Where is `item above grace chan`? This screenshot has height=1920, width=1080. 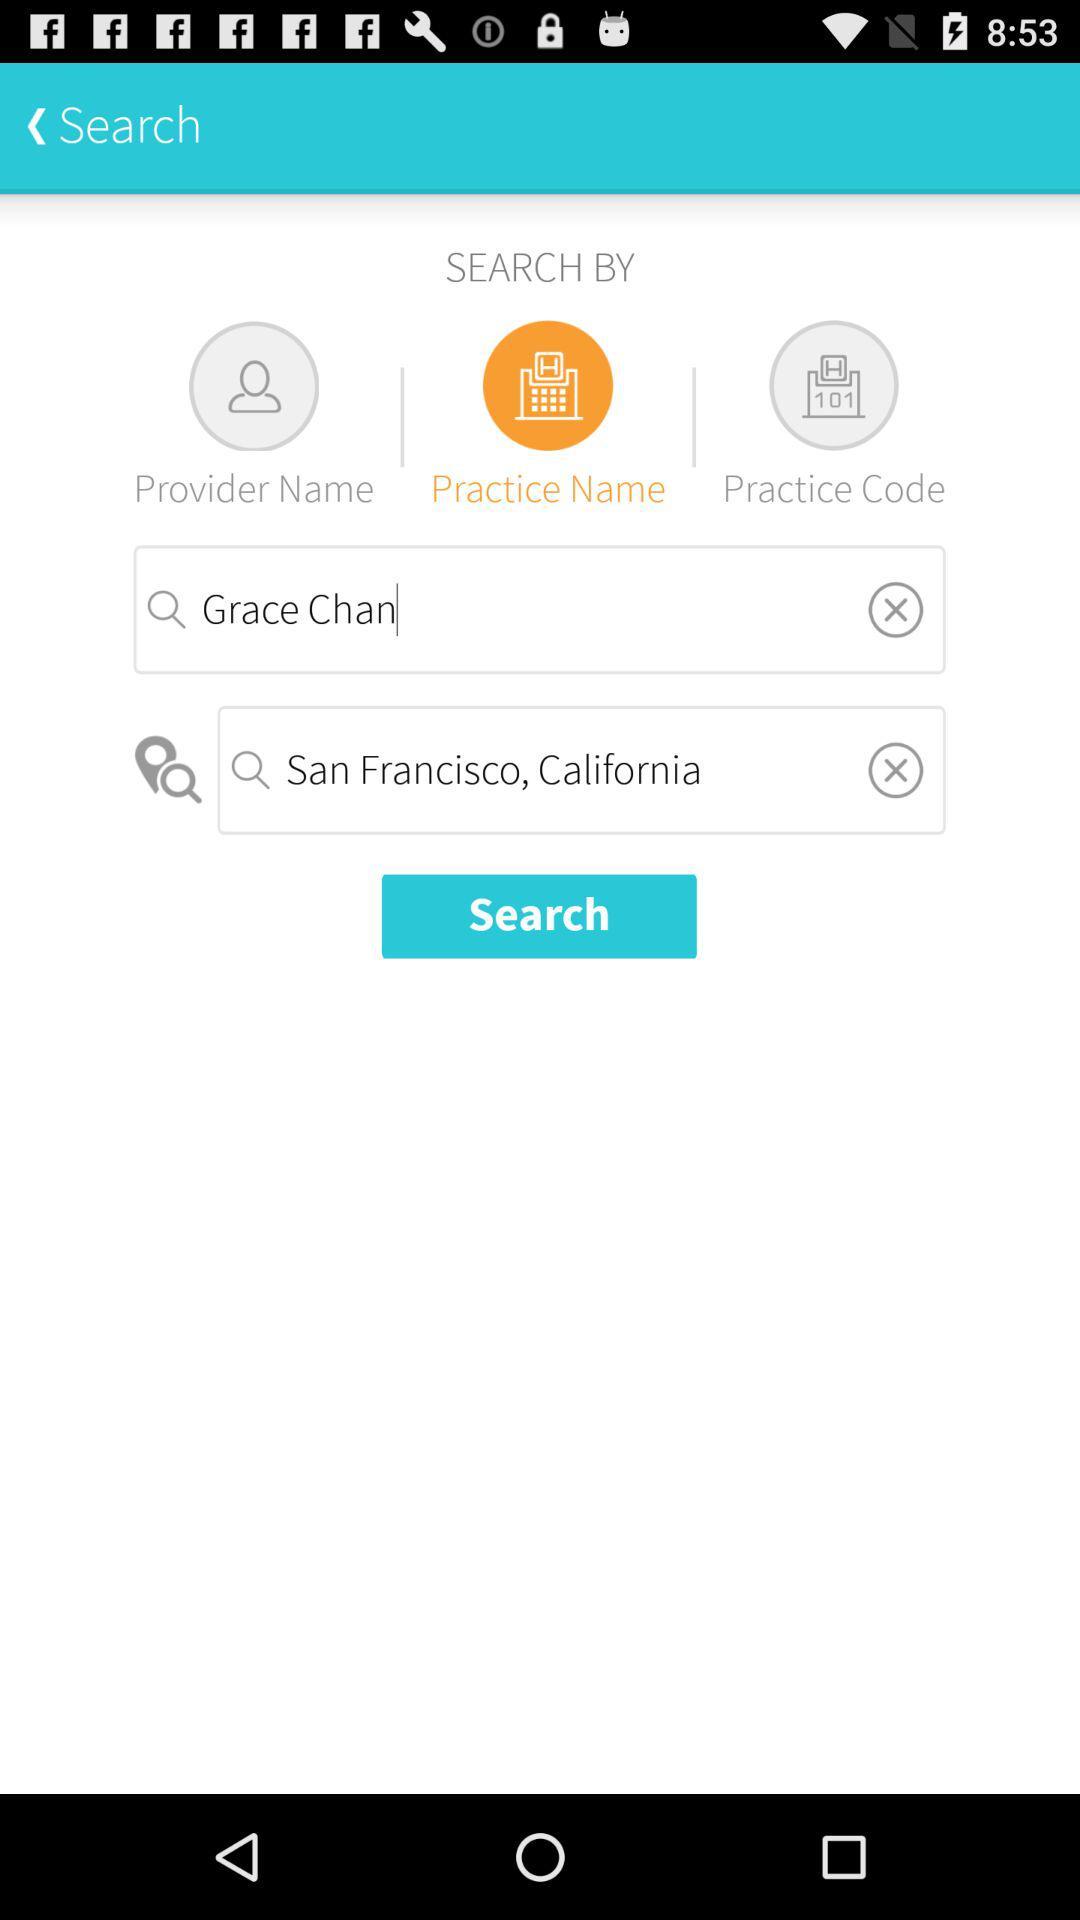 item above grace chan is located at coordinates (252, 416).